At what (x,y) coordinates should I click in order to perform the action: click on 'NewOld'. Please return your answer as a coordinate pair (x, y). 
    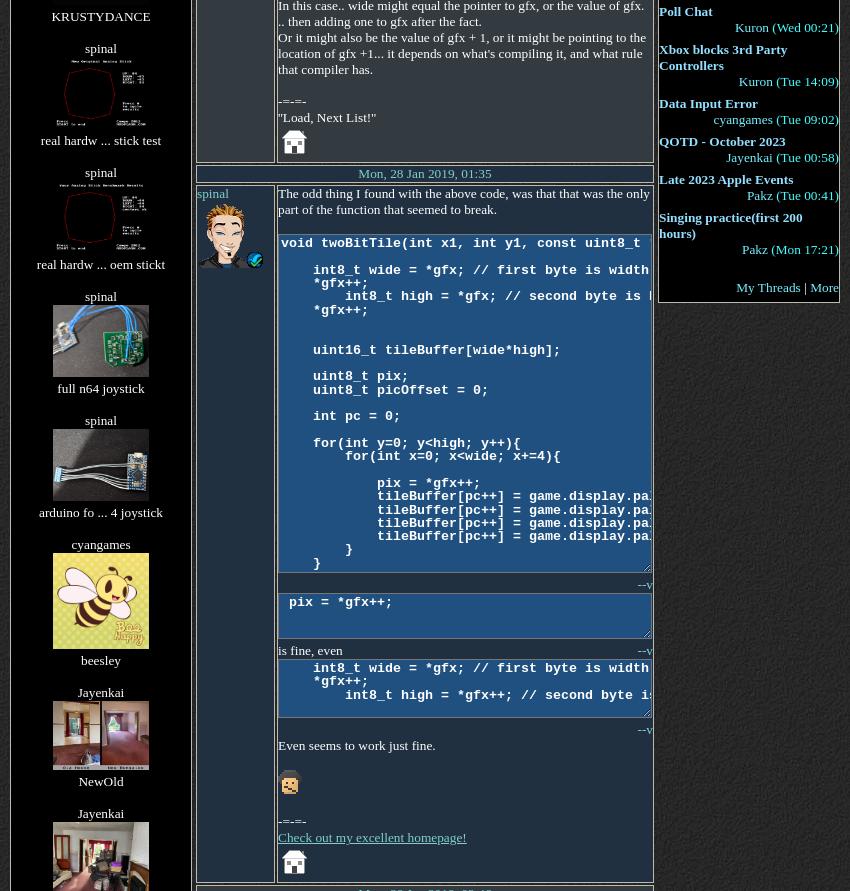
    Looking at the image, I should click on (78, 780).